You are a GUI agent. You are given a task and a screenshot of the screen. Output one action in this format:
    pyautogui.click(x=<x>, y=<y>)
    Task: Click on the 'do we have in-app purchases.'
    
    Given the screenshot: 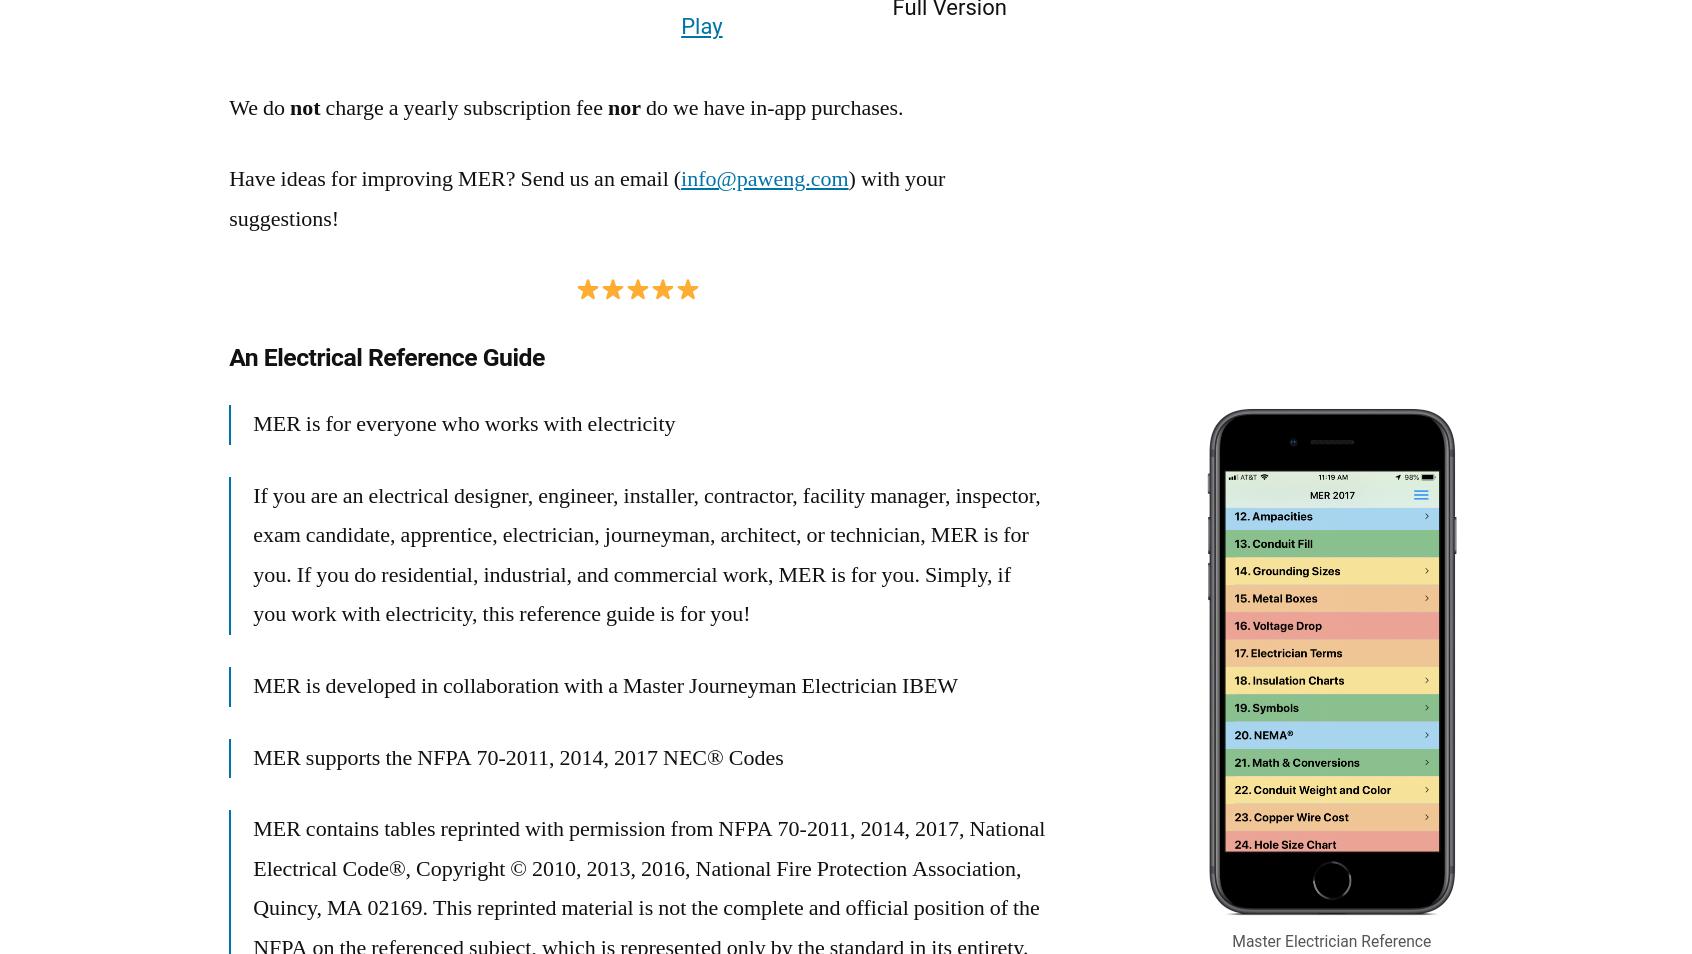 What is the action you would take?
    pyautogui.click(x=770, y=106)
    